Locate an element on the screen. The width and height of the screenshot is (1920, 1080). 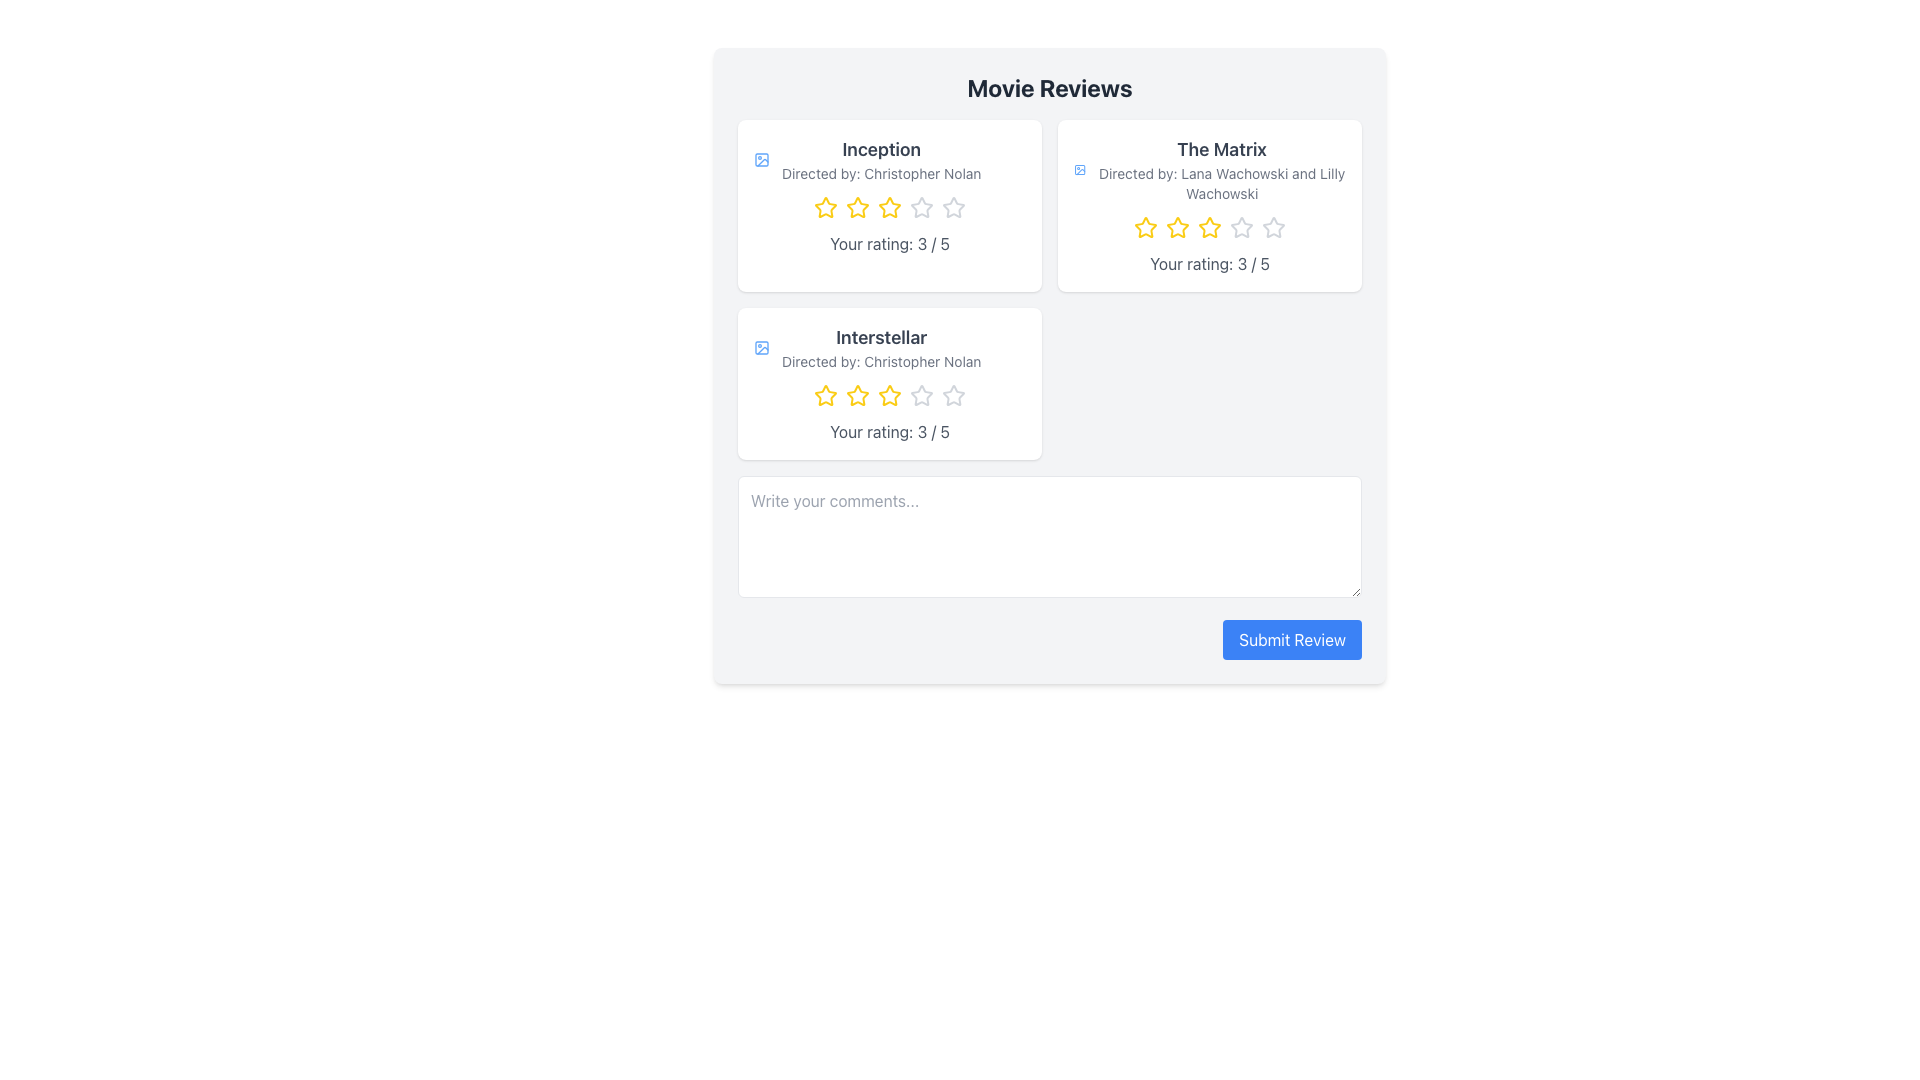
the static text label displaying the movie title 'Inception', located at the top of the card in the first row and first column of the movie reviews grid is located at coordinates (880, 149).